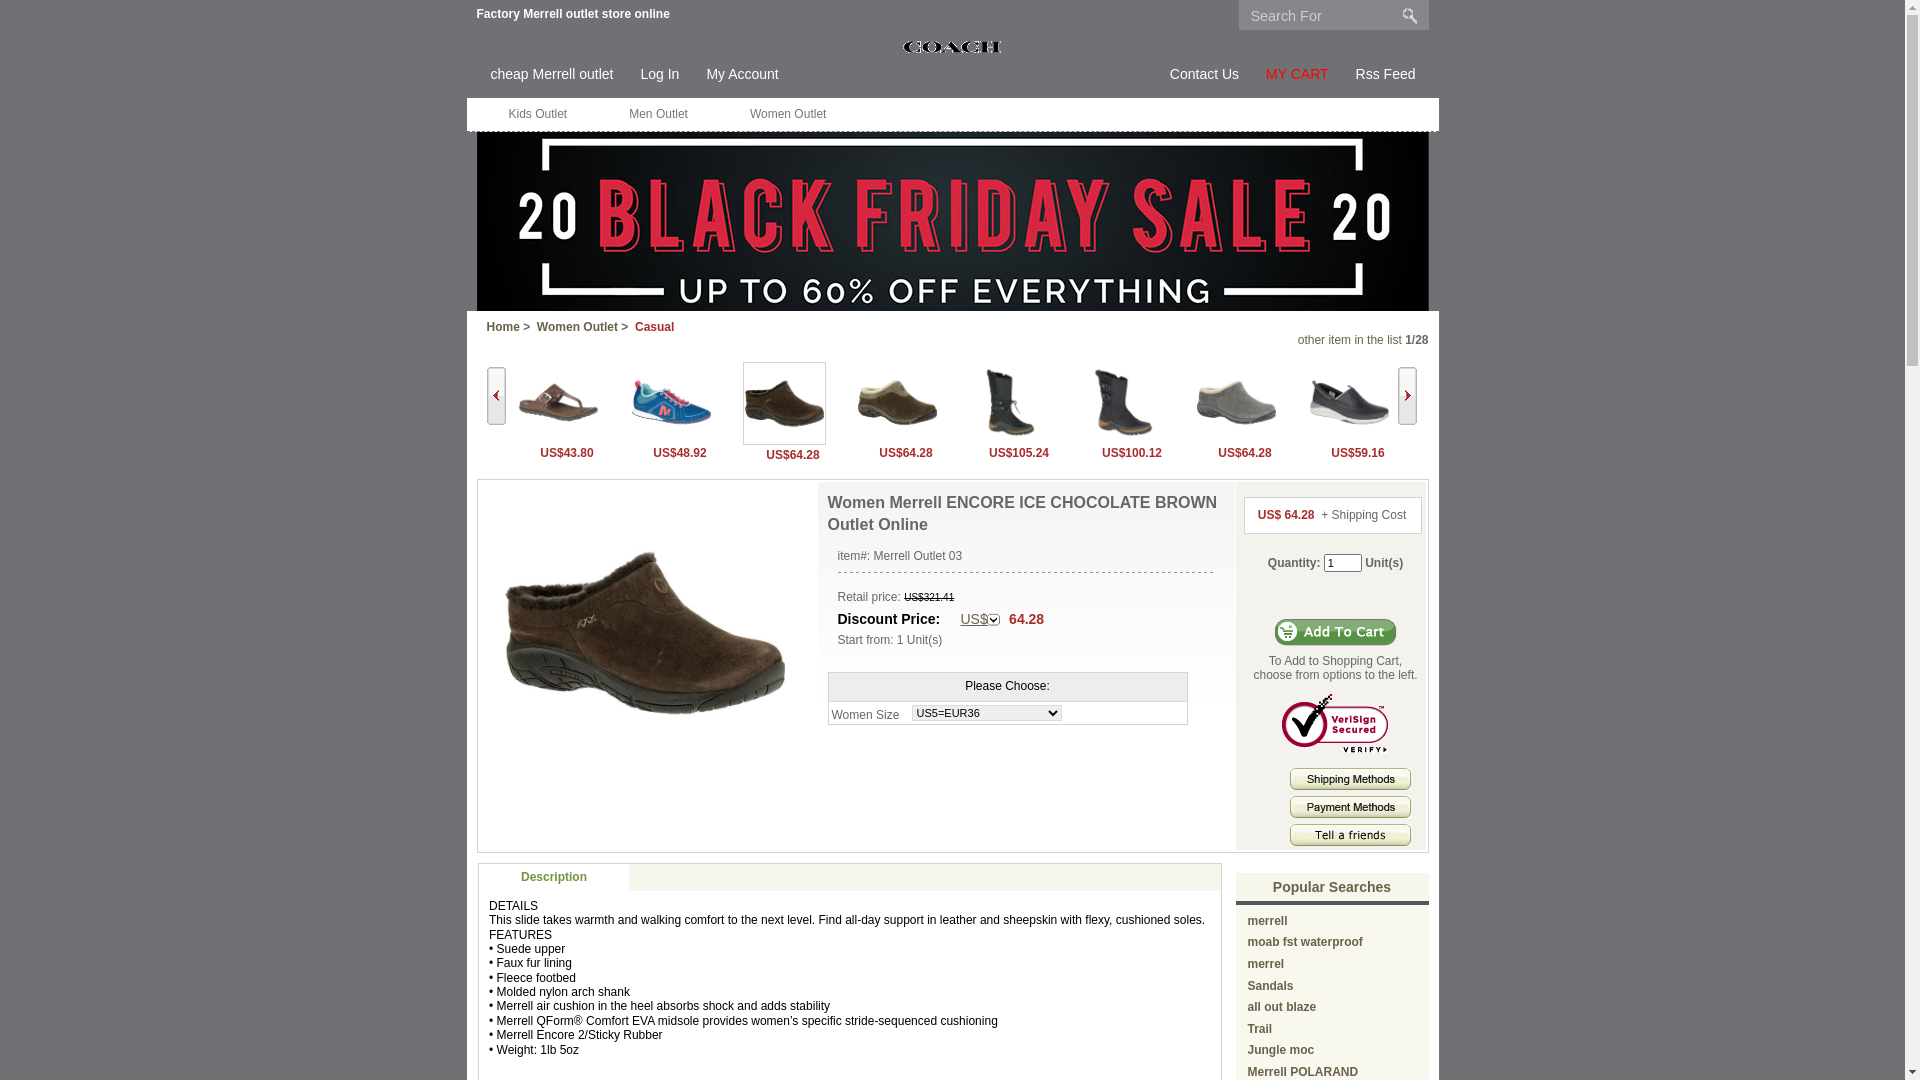 The image size is (1920, 1080). What do you see at coordinates (1297, 73) in the screenshot?
I see `'MY CART'` at bounding box center [1297, 73].